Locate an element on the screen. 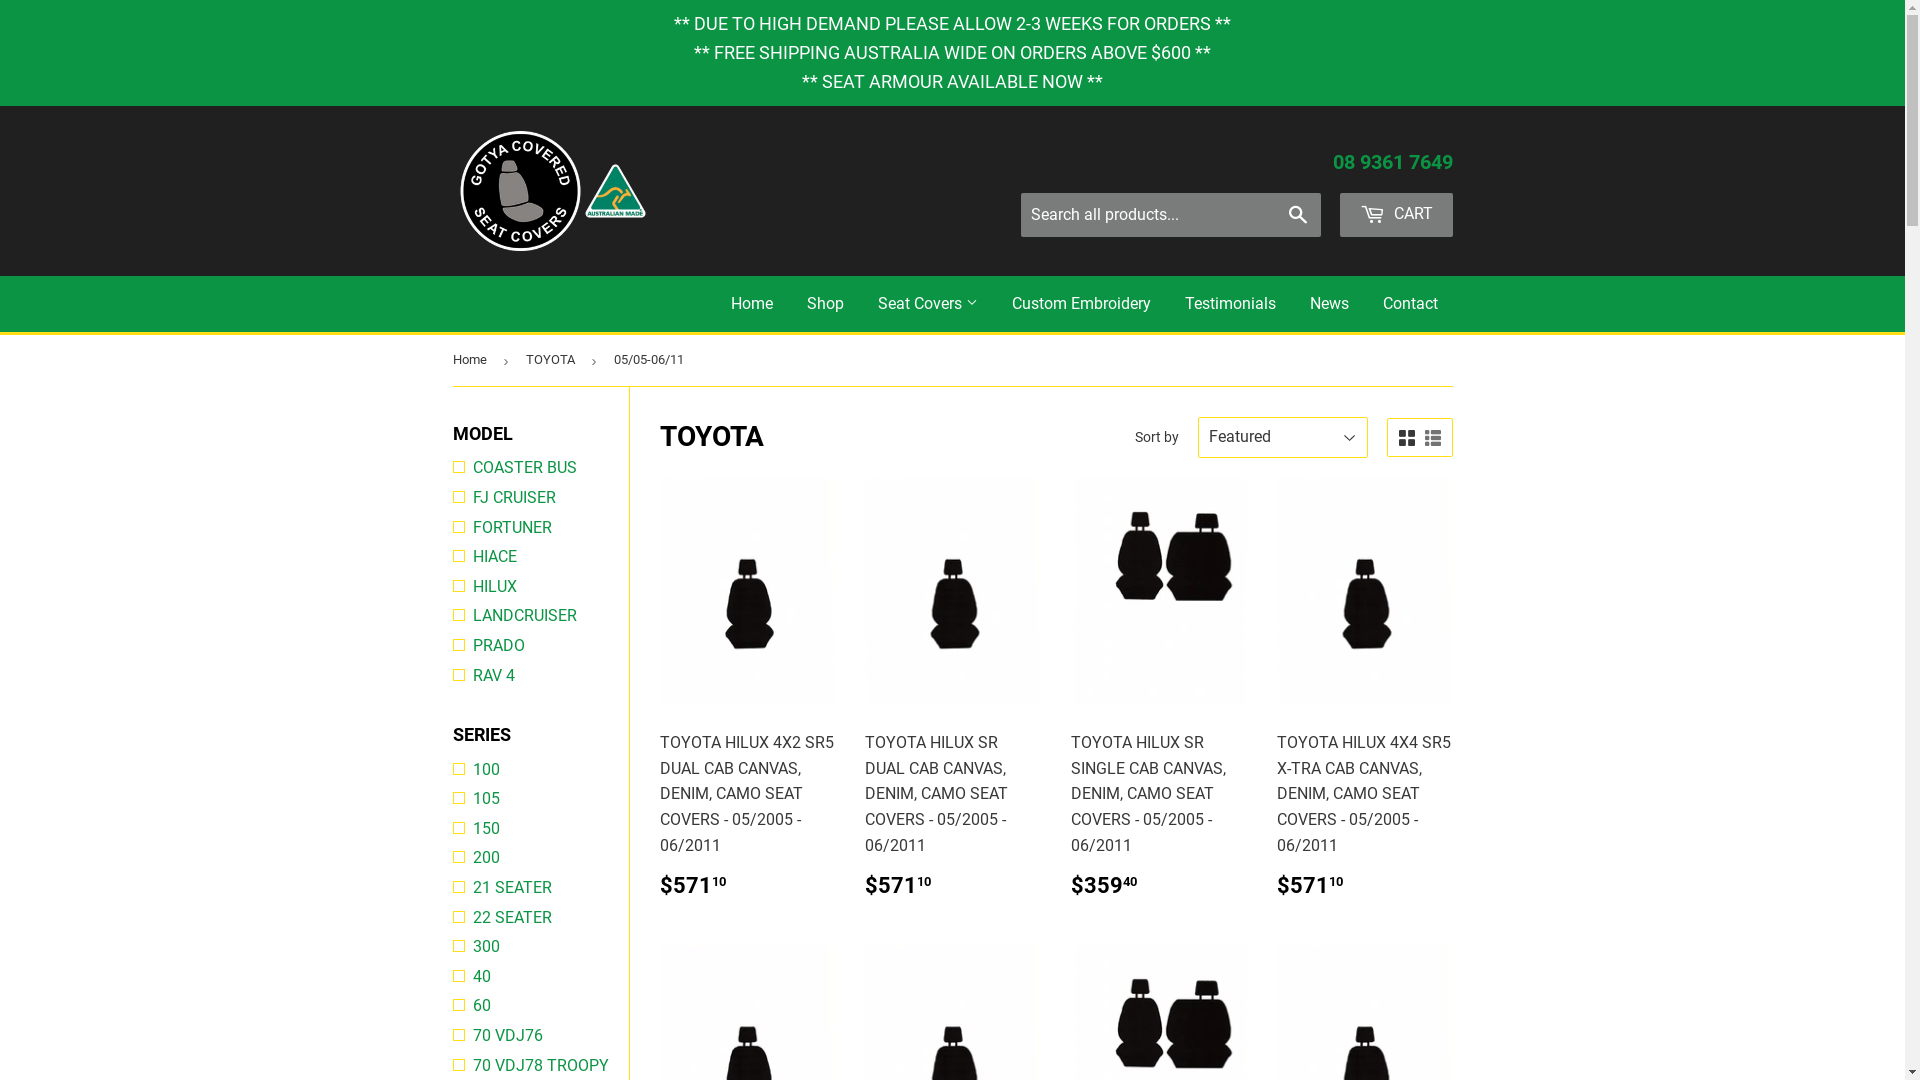 This screenshot has height=1080, width=1920. 'HIACE' is located at coordinates (539, 556).